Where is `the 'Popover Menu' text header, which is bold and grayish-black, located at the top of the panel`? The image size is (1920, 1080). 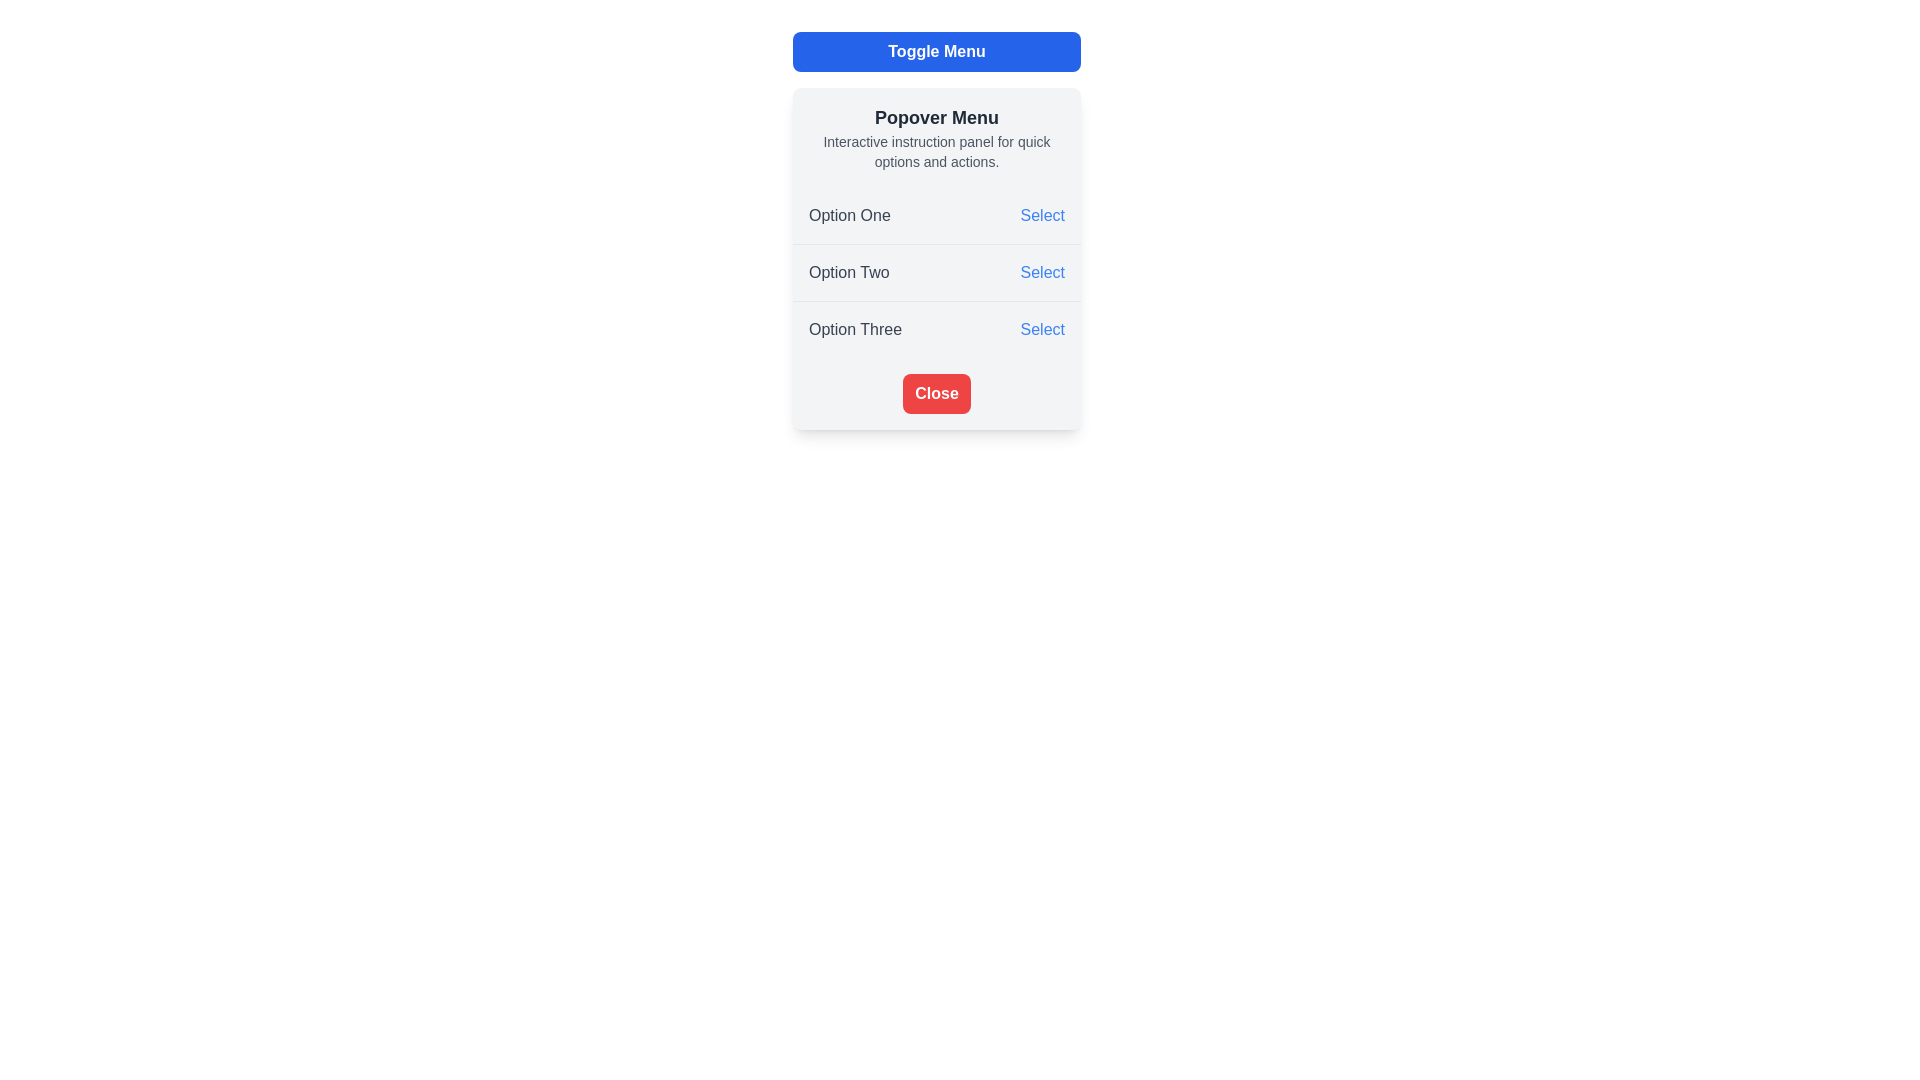 the 'Popover Menu' text header, which is bold and grayish-black, located at the top of the panel is located at coordinates (935, 118).